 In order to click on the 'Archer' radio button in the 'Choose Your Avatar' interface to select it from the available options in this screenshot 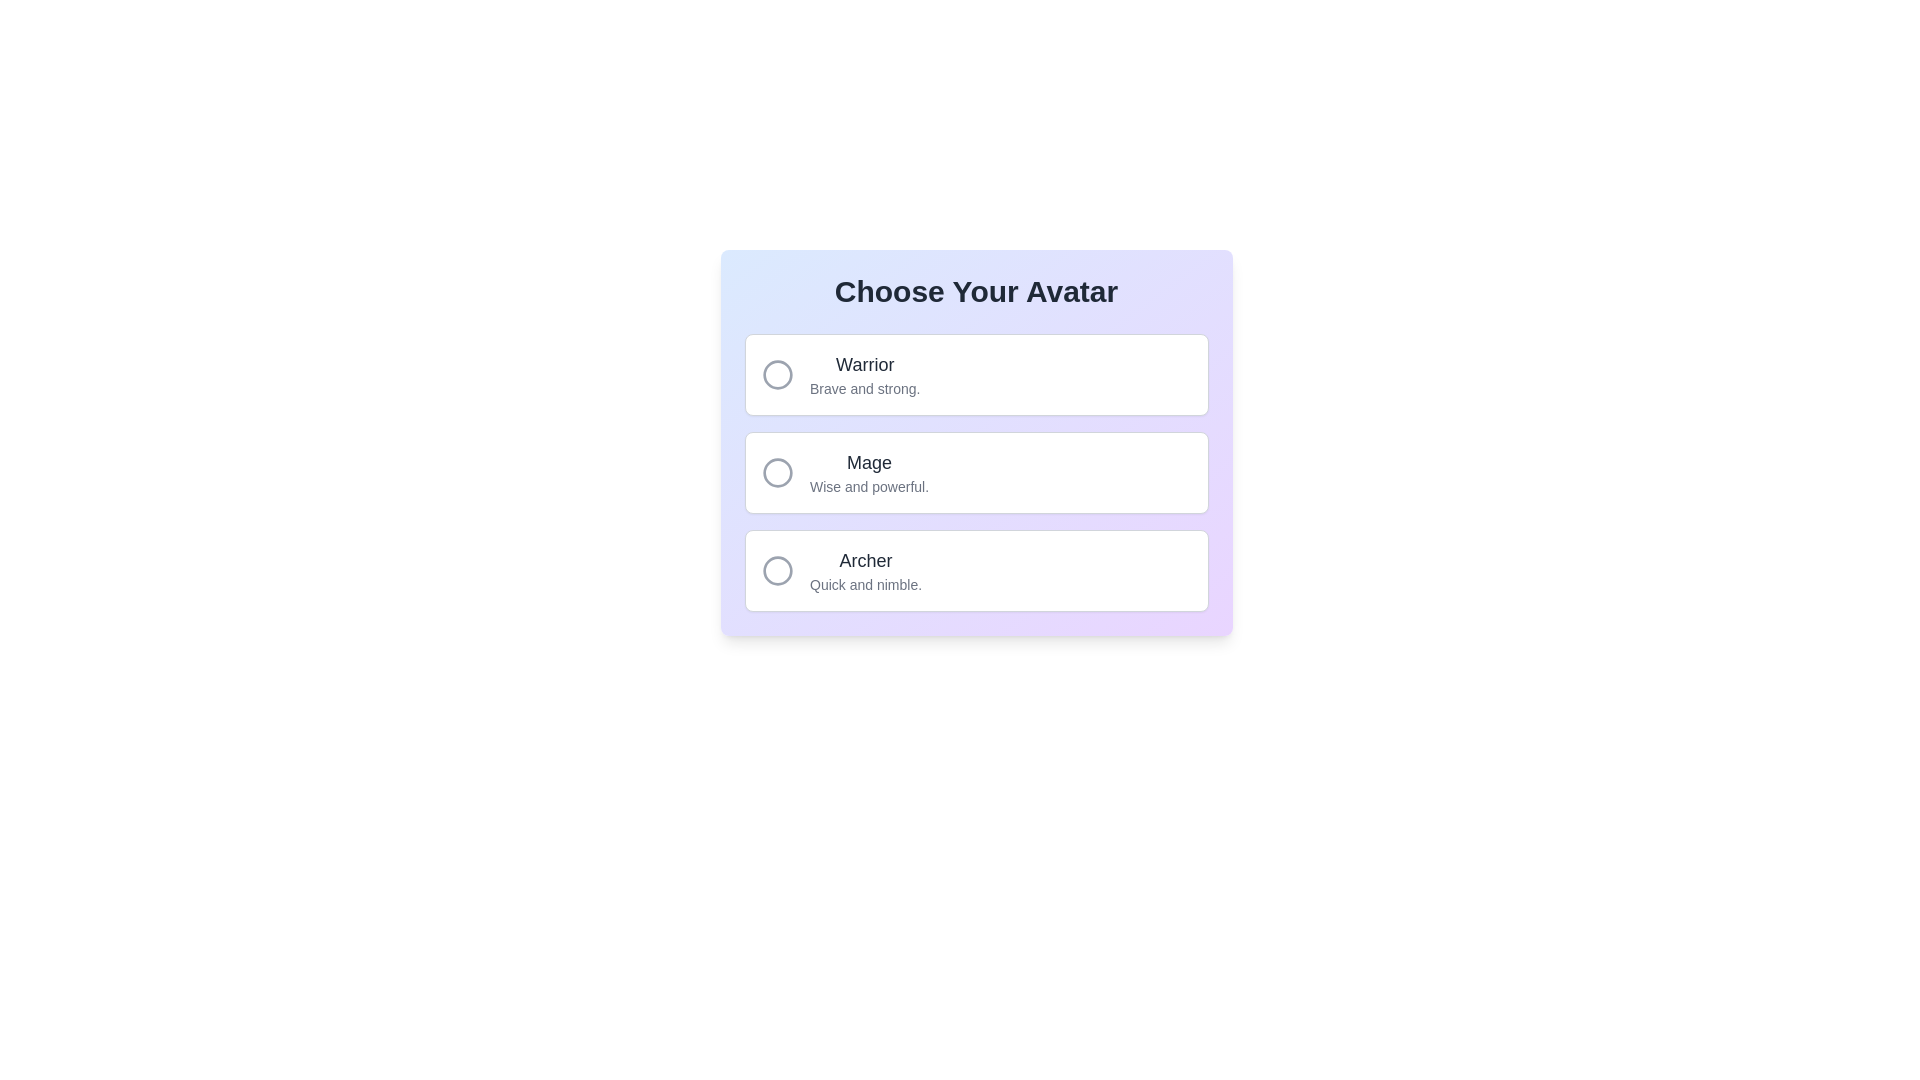, I will do `click(776, 570)`.